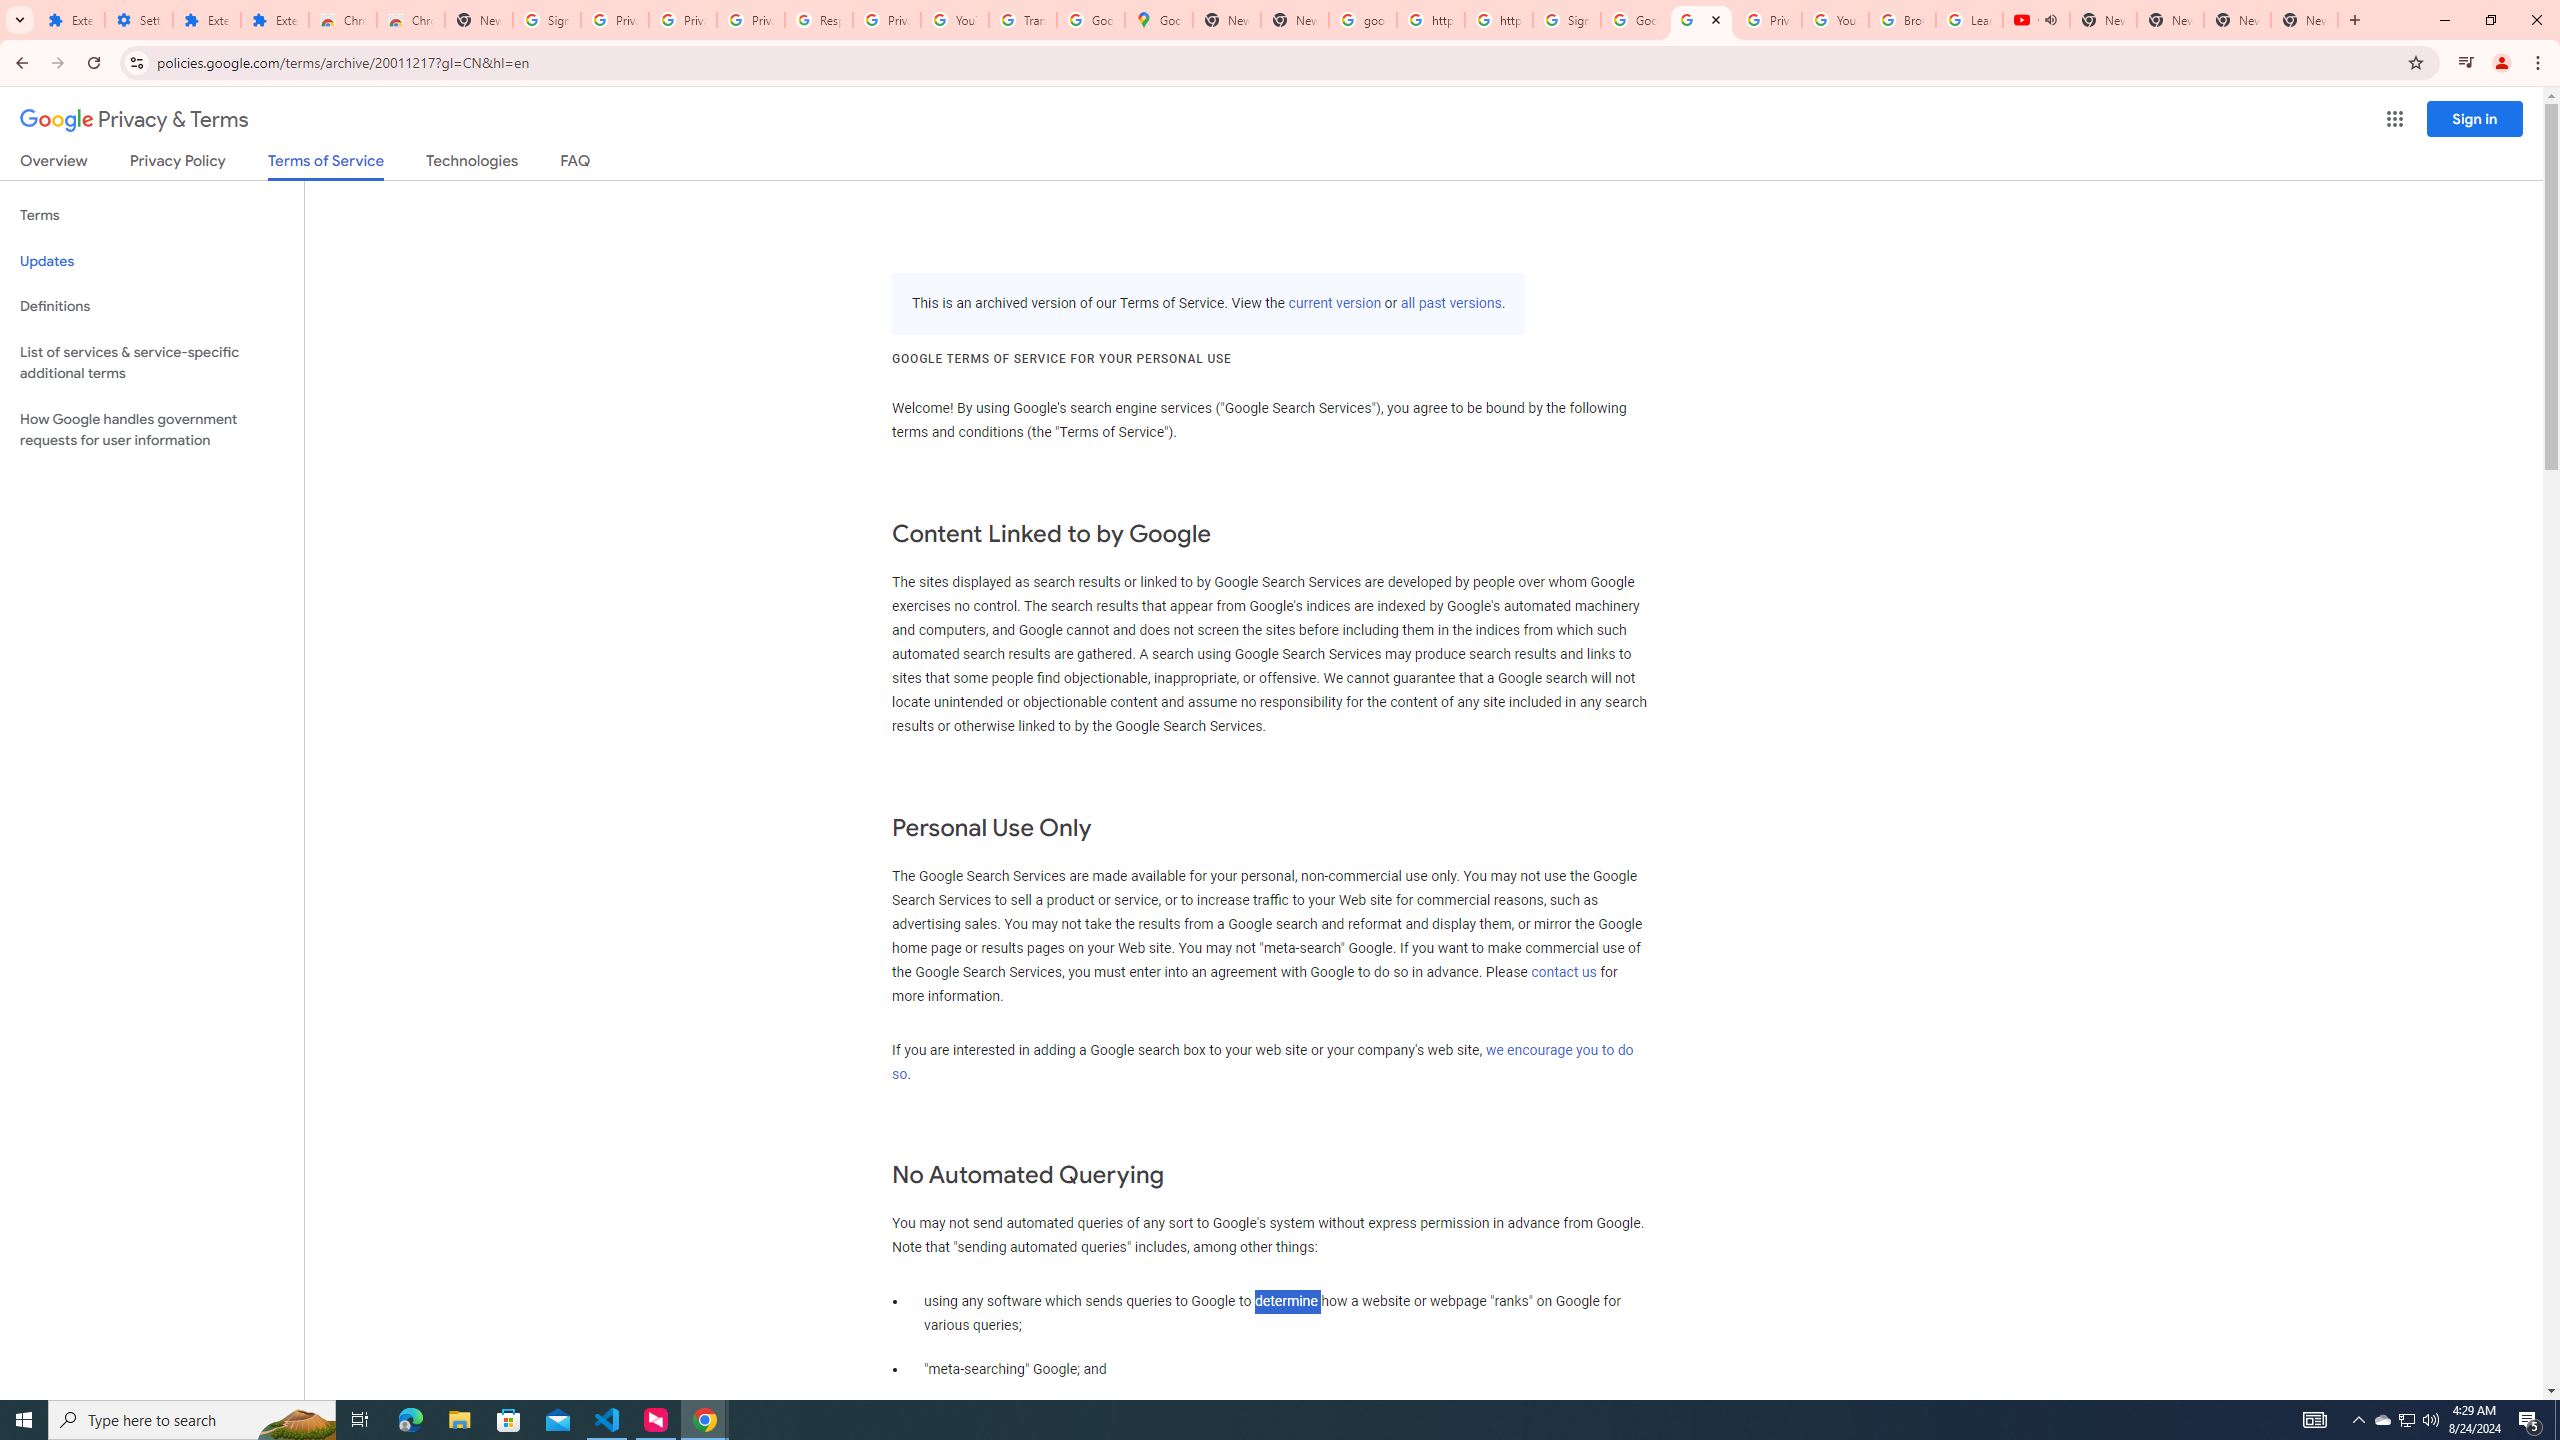 The image size is (2560, 1440). I want to click on 'current version', so click(1334, 302).